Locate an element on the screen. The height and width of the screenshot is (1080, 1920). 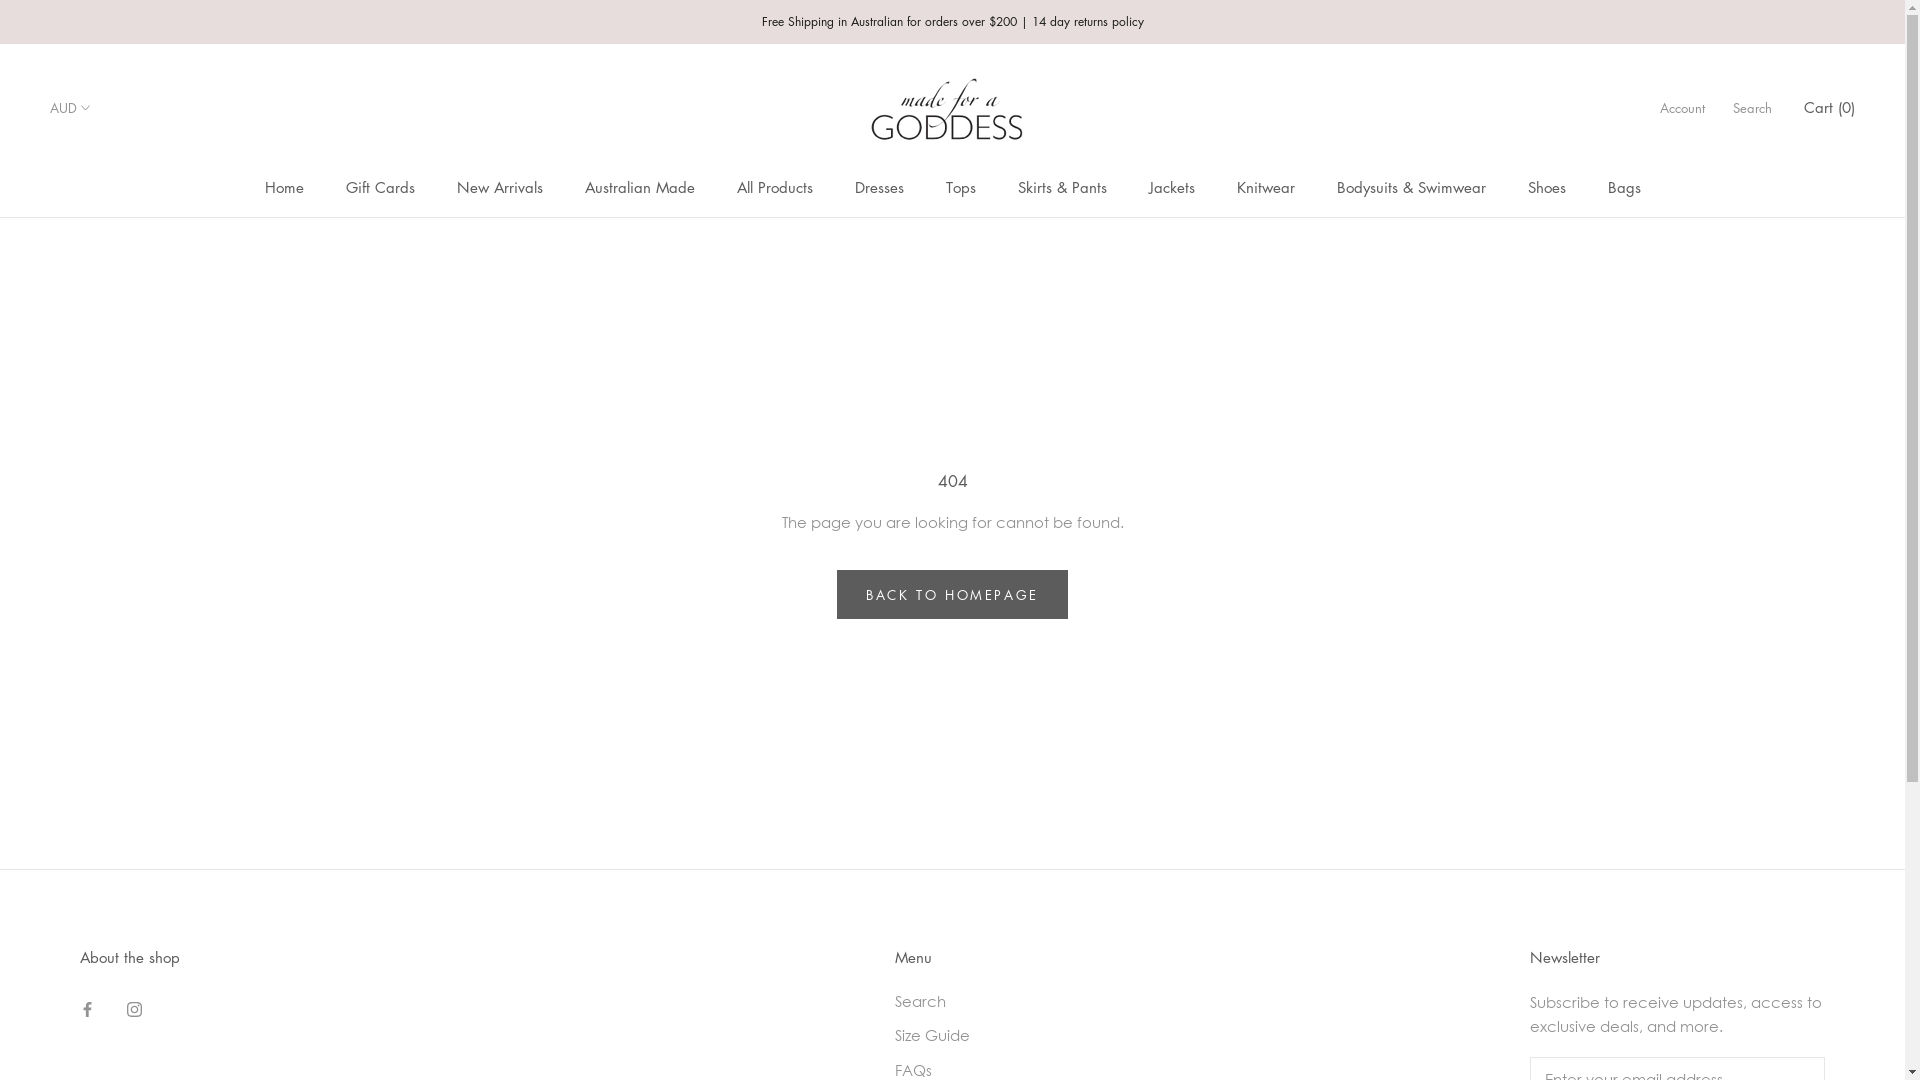
'Tops is located at coordinates (944, 186).